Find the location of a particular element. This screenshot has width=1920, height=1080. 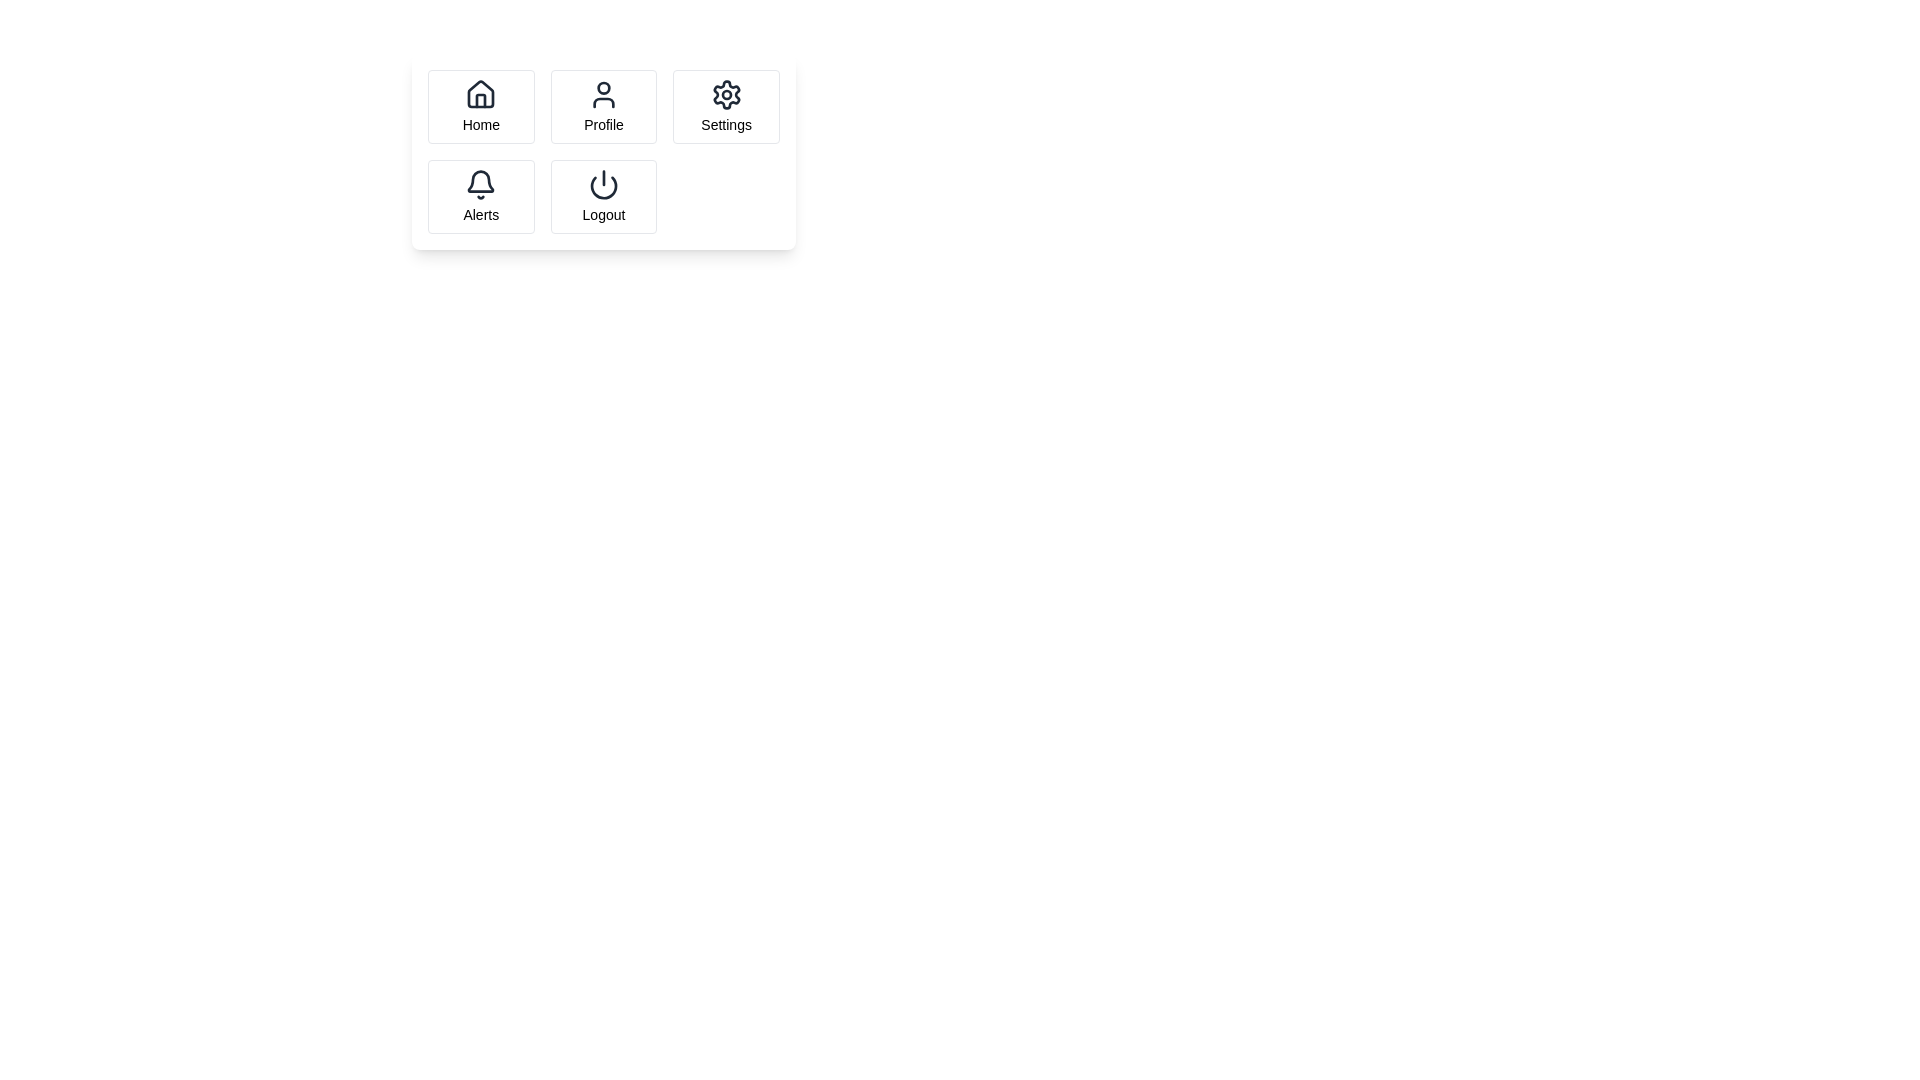

the bell-shaped icon inside the 'Alerts' button is located at coordinates (481, 185).